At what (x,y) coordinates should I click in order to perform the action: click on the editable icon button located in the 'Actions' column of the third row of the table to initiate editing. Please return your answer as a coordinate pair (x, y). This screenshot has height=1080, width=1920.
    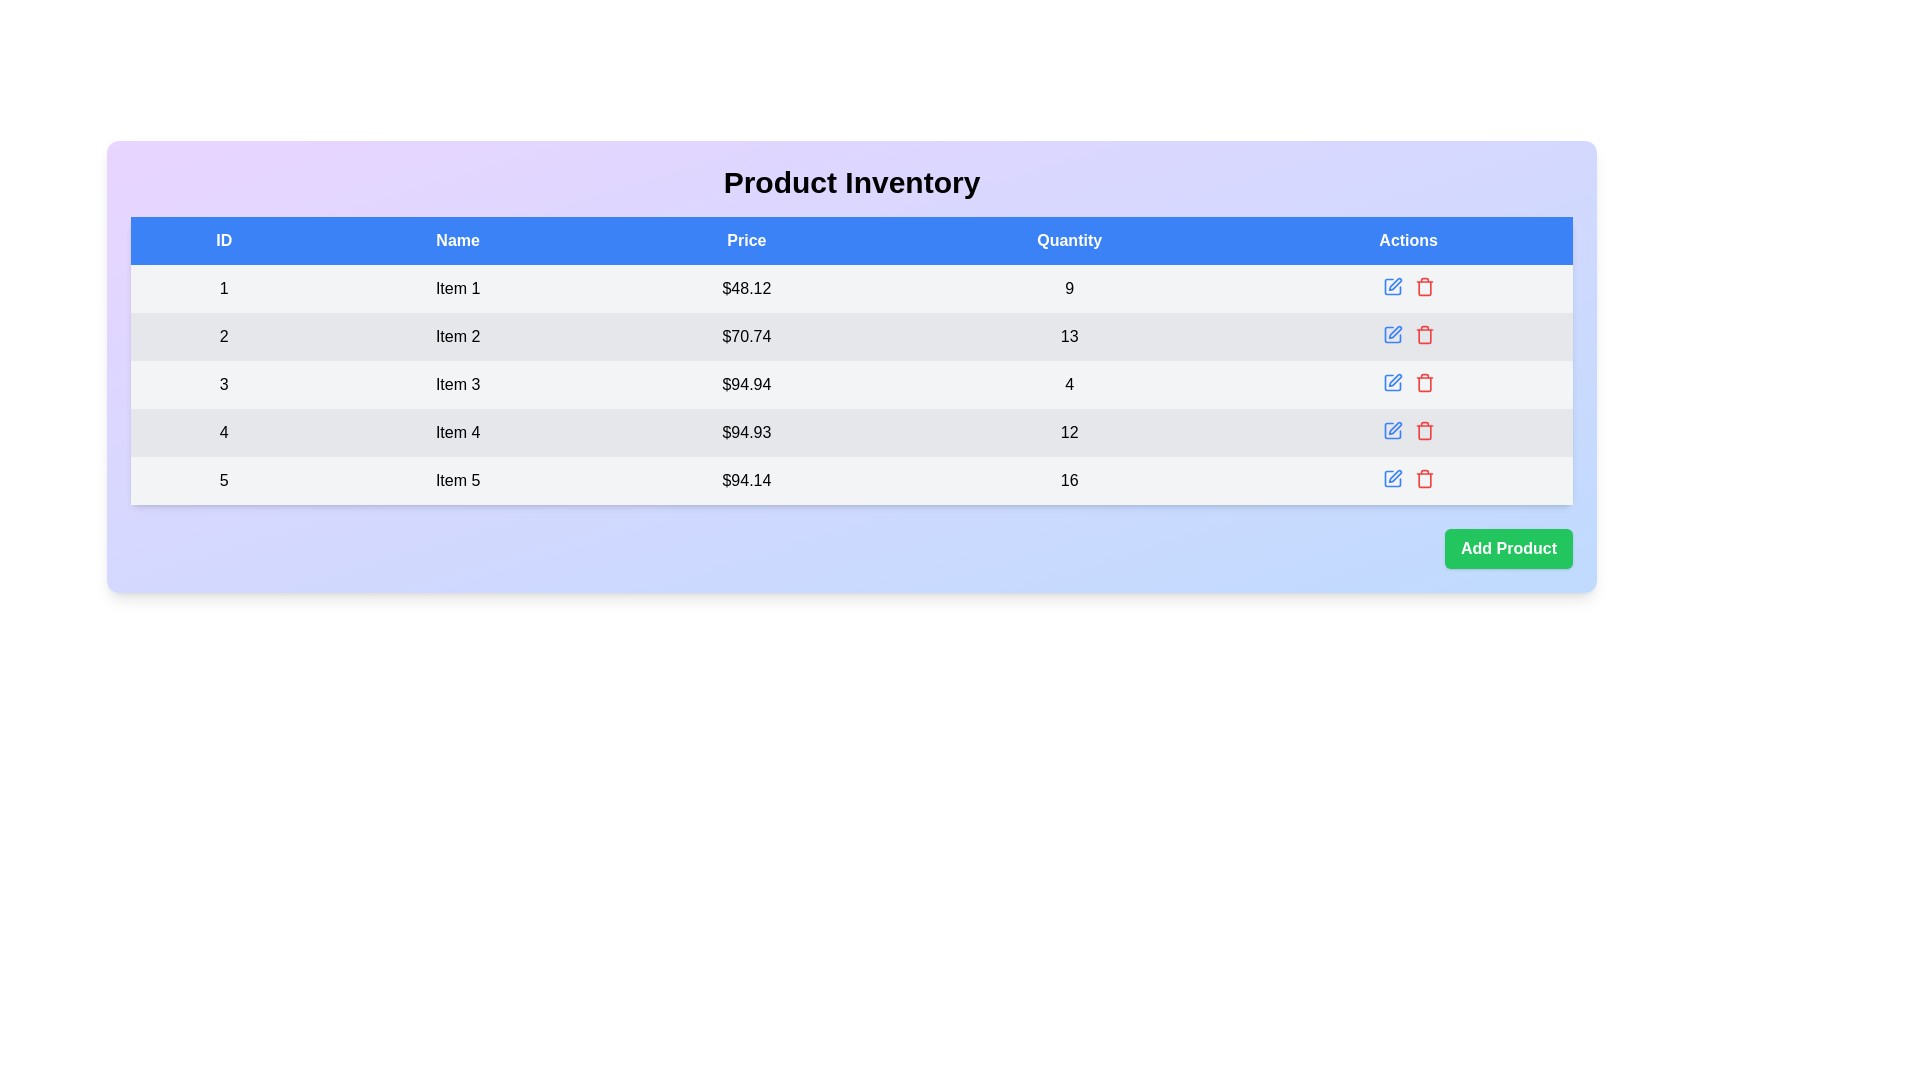
    Looking at the image, I should click on (1391, 382).